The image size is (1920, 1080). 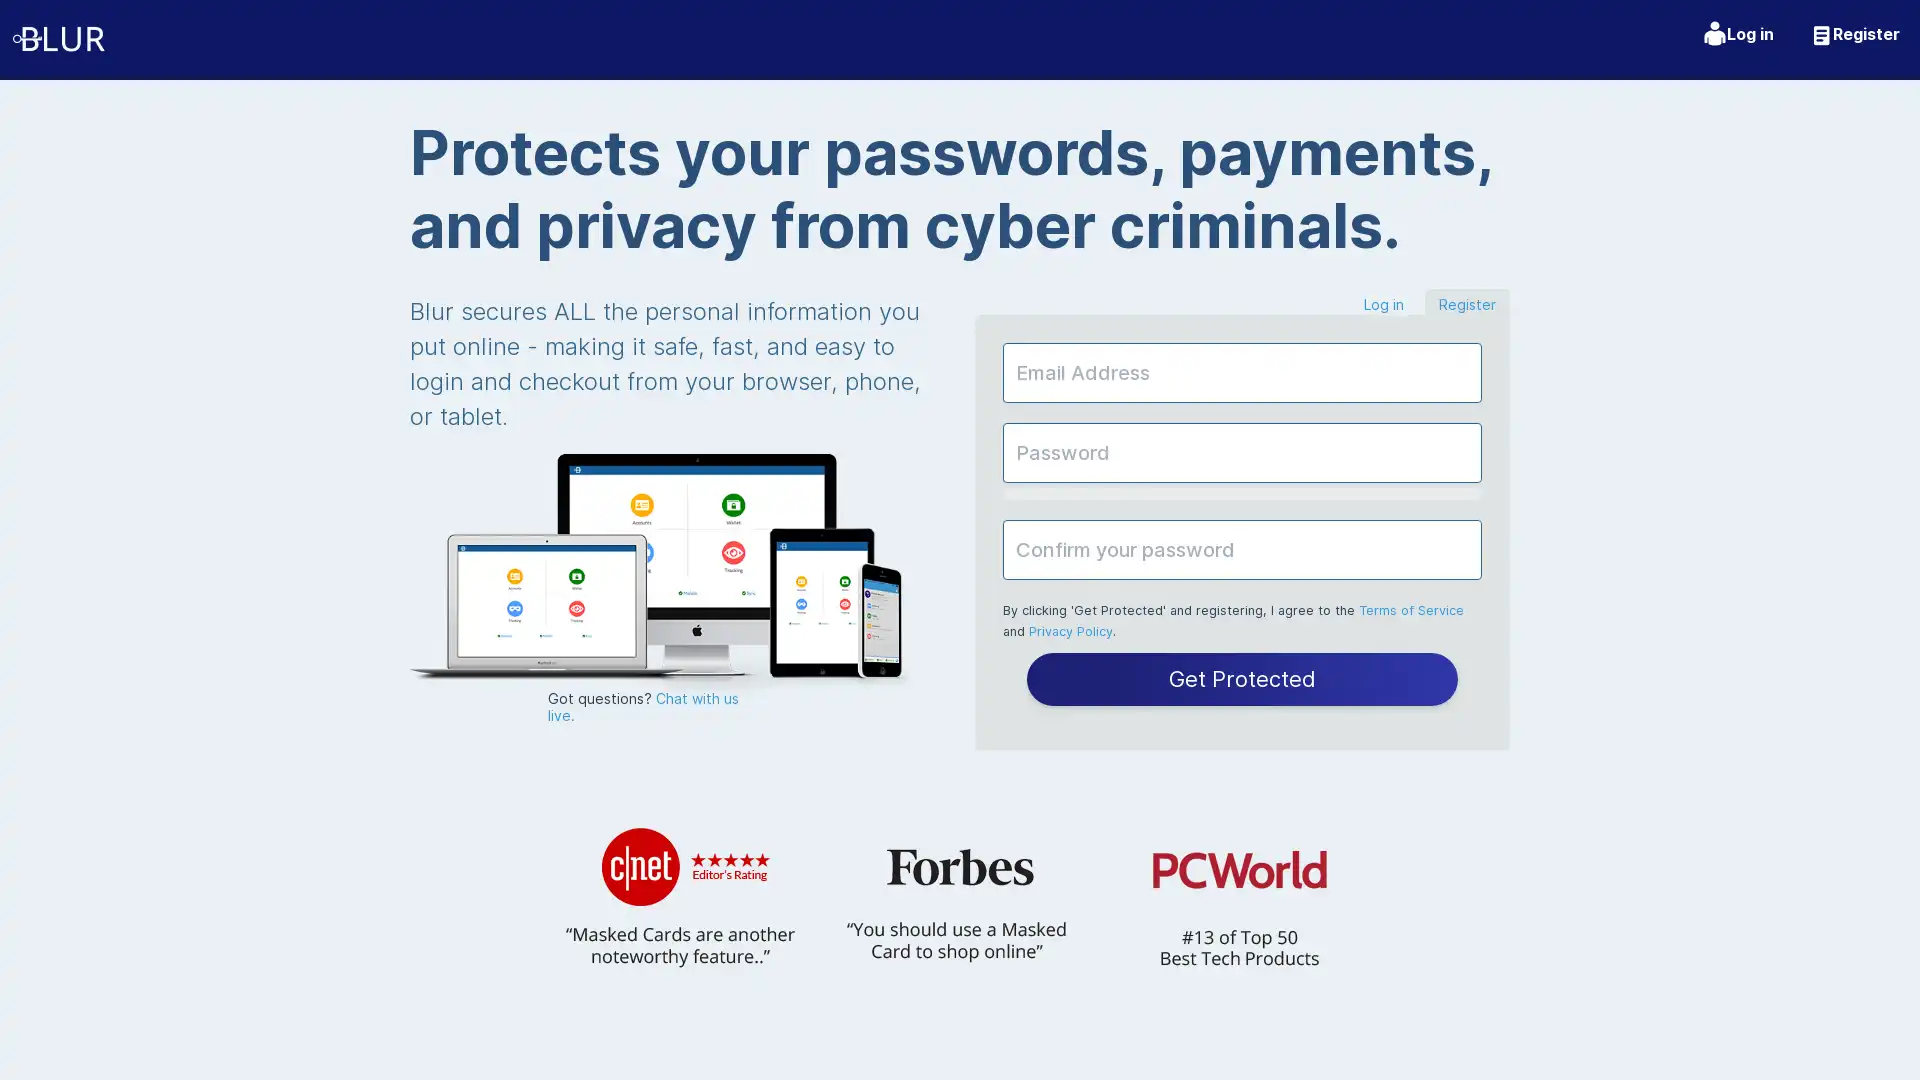 What do you see at coordinates (1241, 677) in the screenshot?
I see `Get Protected` at bounding box center [1241, 677].